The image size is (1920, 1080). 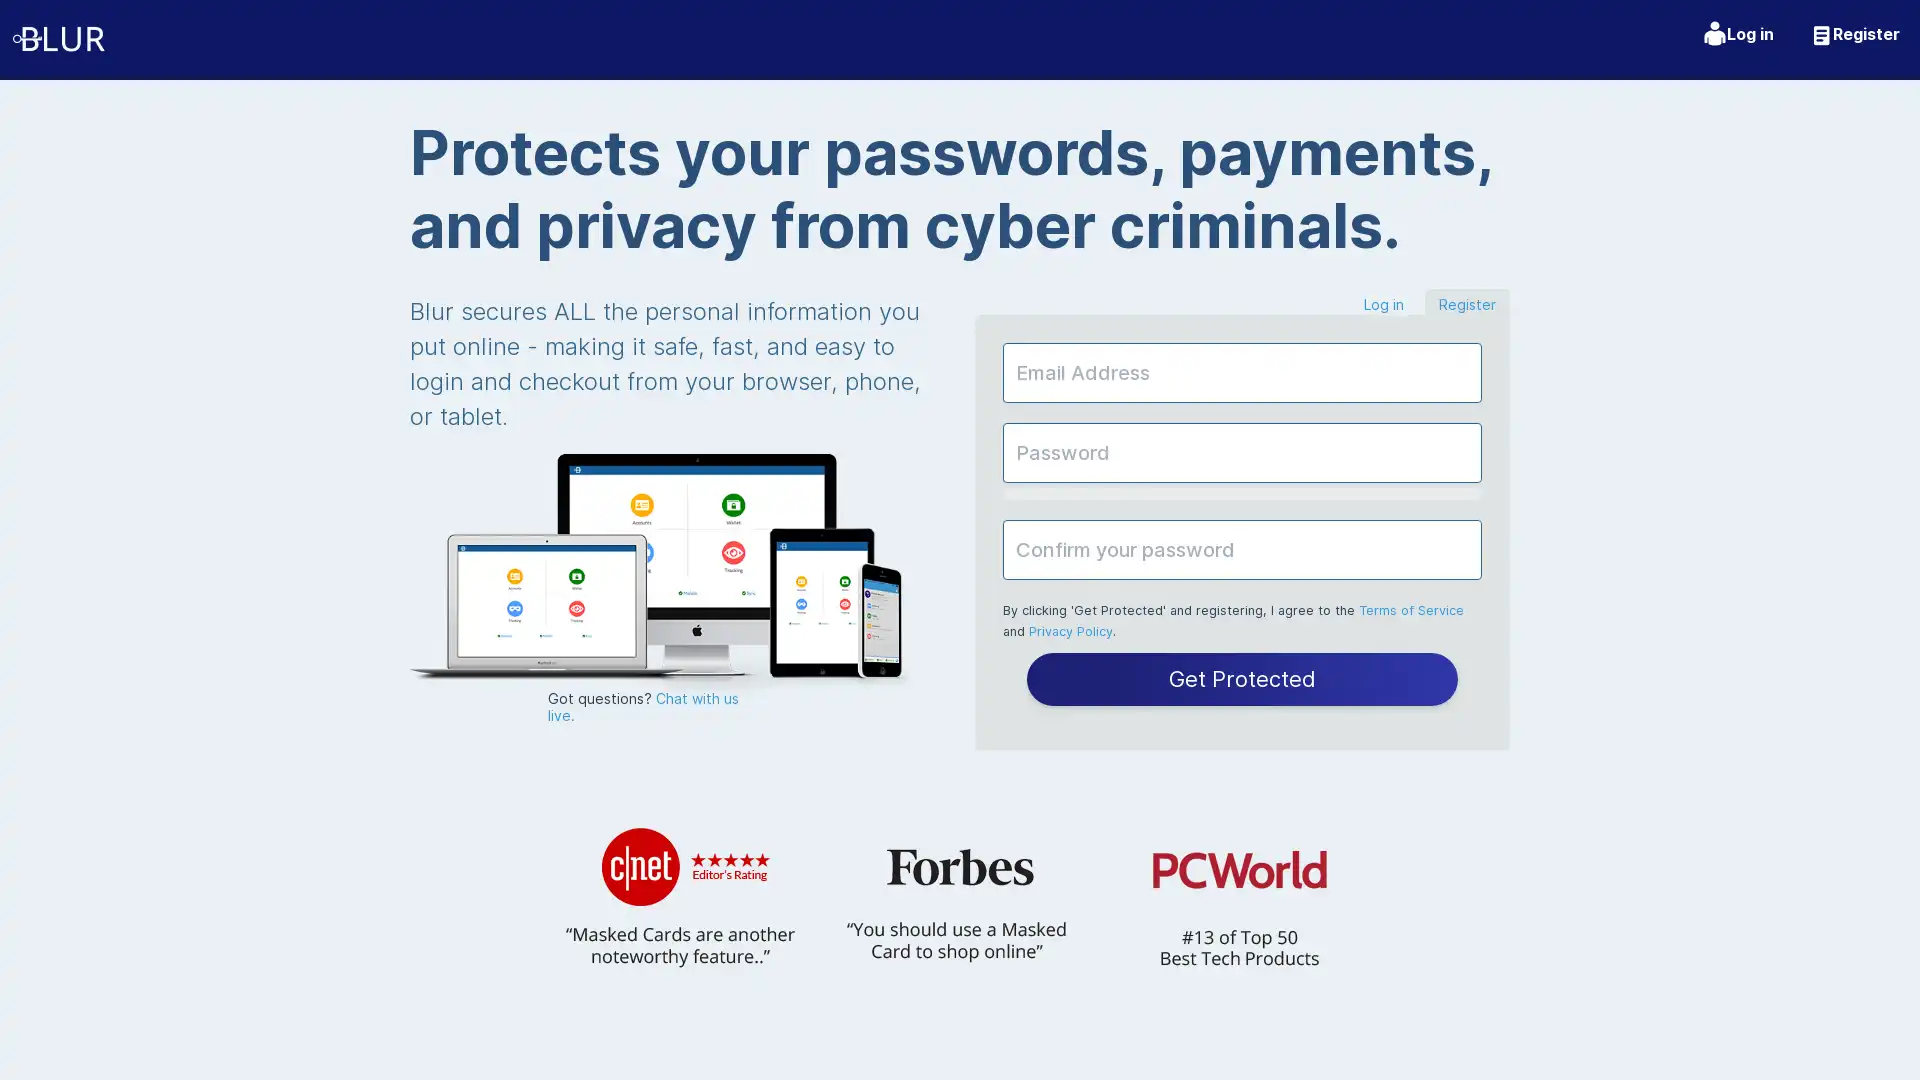 What do you see at coordinates (1241, 677) in the screenshot?
I see `Get Protected` at bounding box center [1241, 677].